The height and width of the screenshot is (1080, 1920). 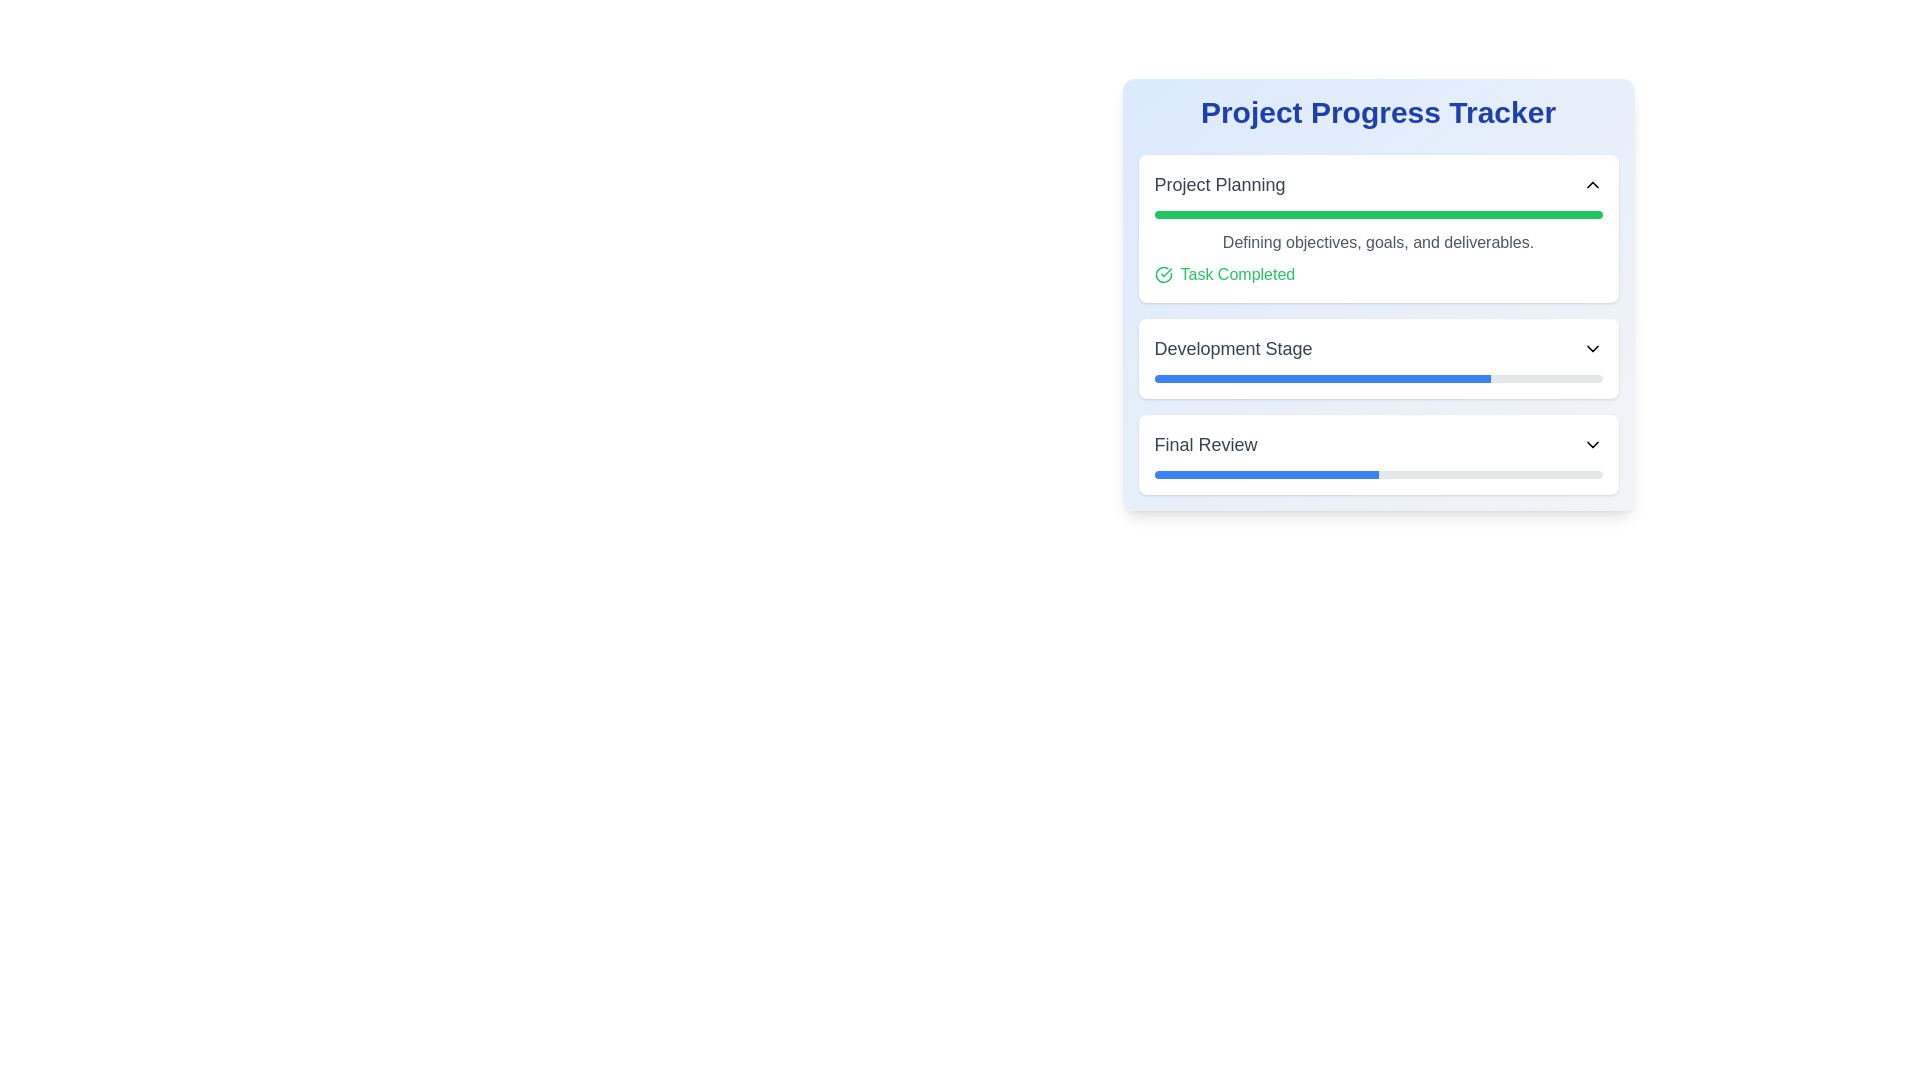 I want to click on the completion percentage of the 'Final Review' progress bar, so click(x=1597, y=474).